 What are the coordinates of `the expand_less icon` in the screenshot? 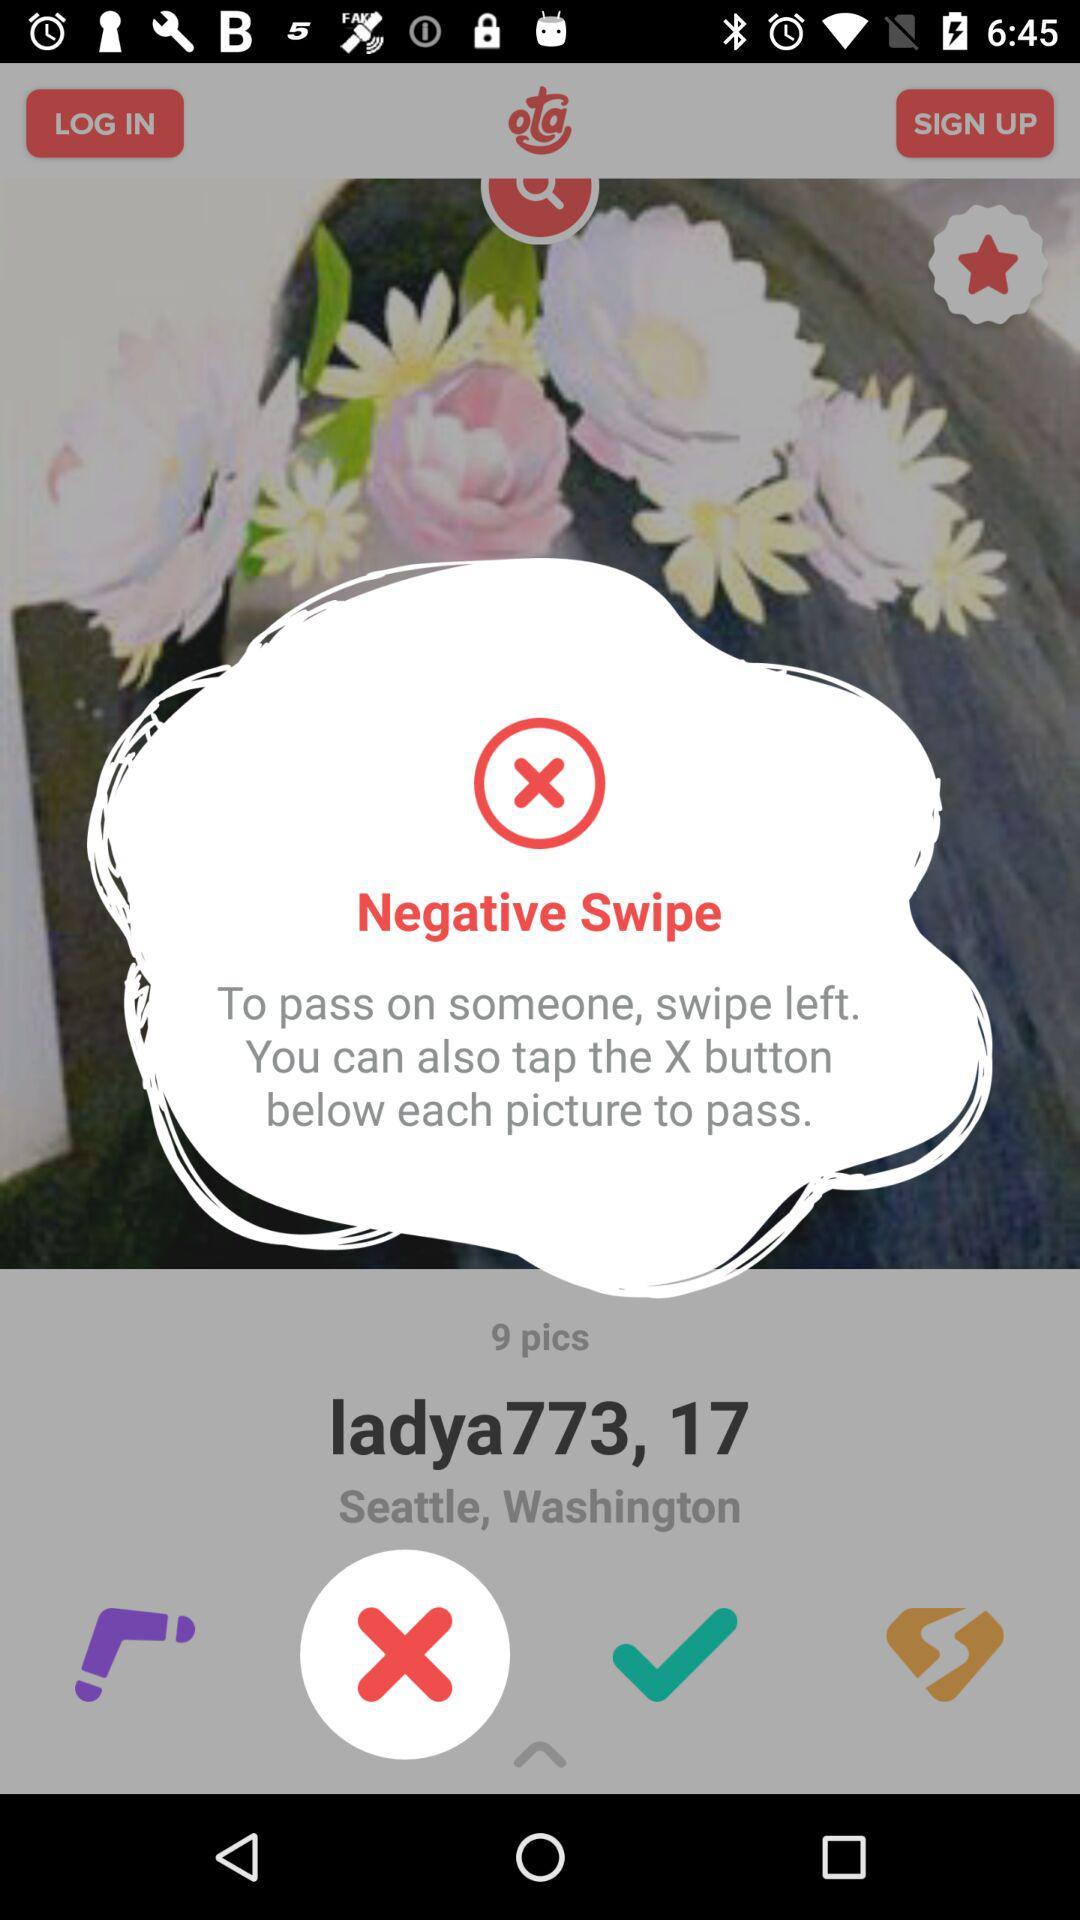 It's located at (540, 1753).